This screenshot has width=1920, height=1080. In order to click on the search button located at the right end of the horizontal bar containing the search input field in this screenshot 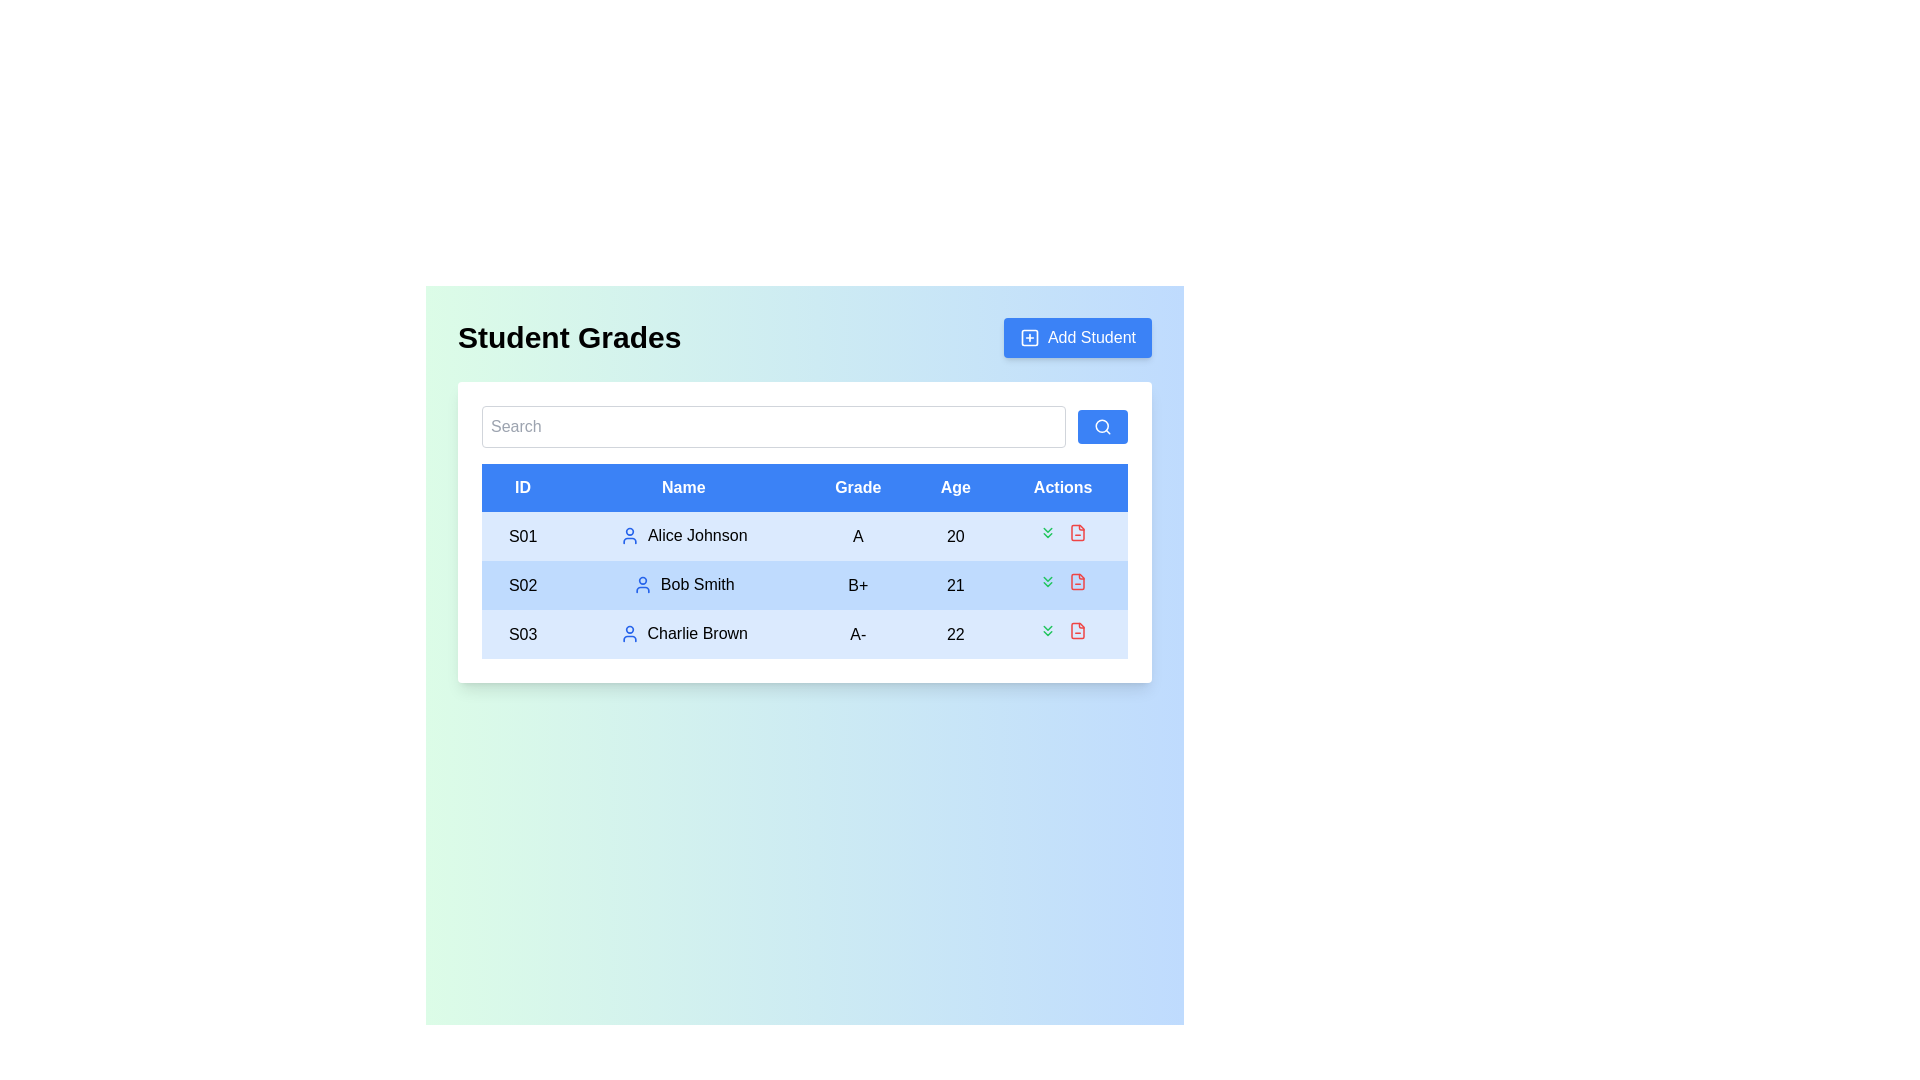, I will do `click(1102, 426)`.